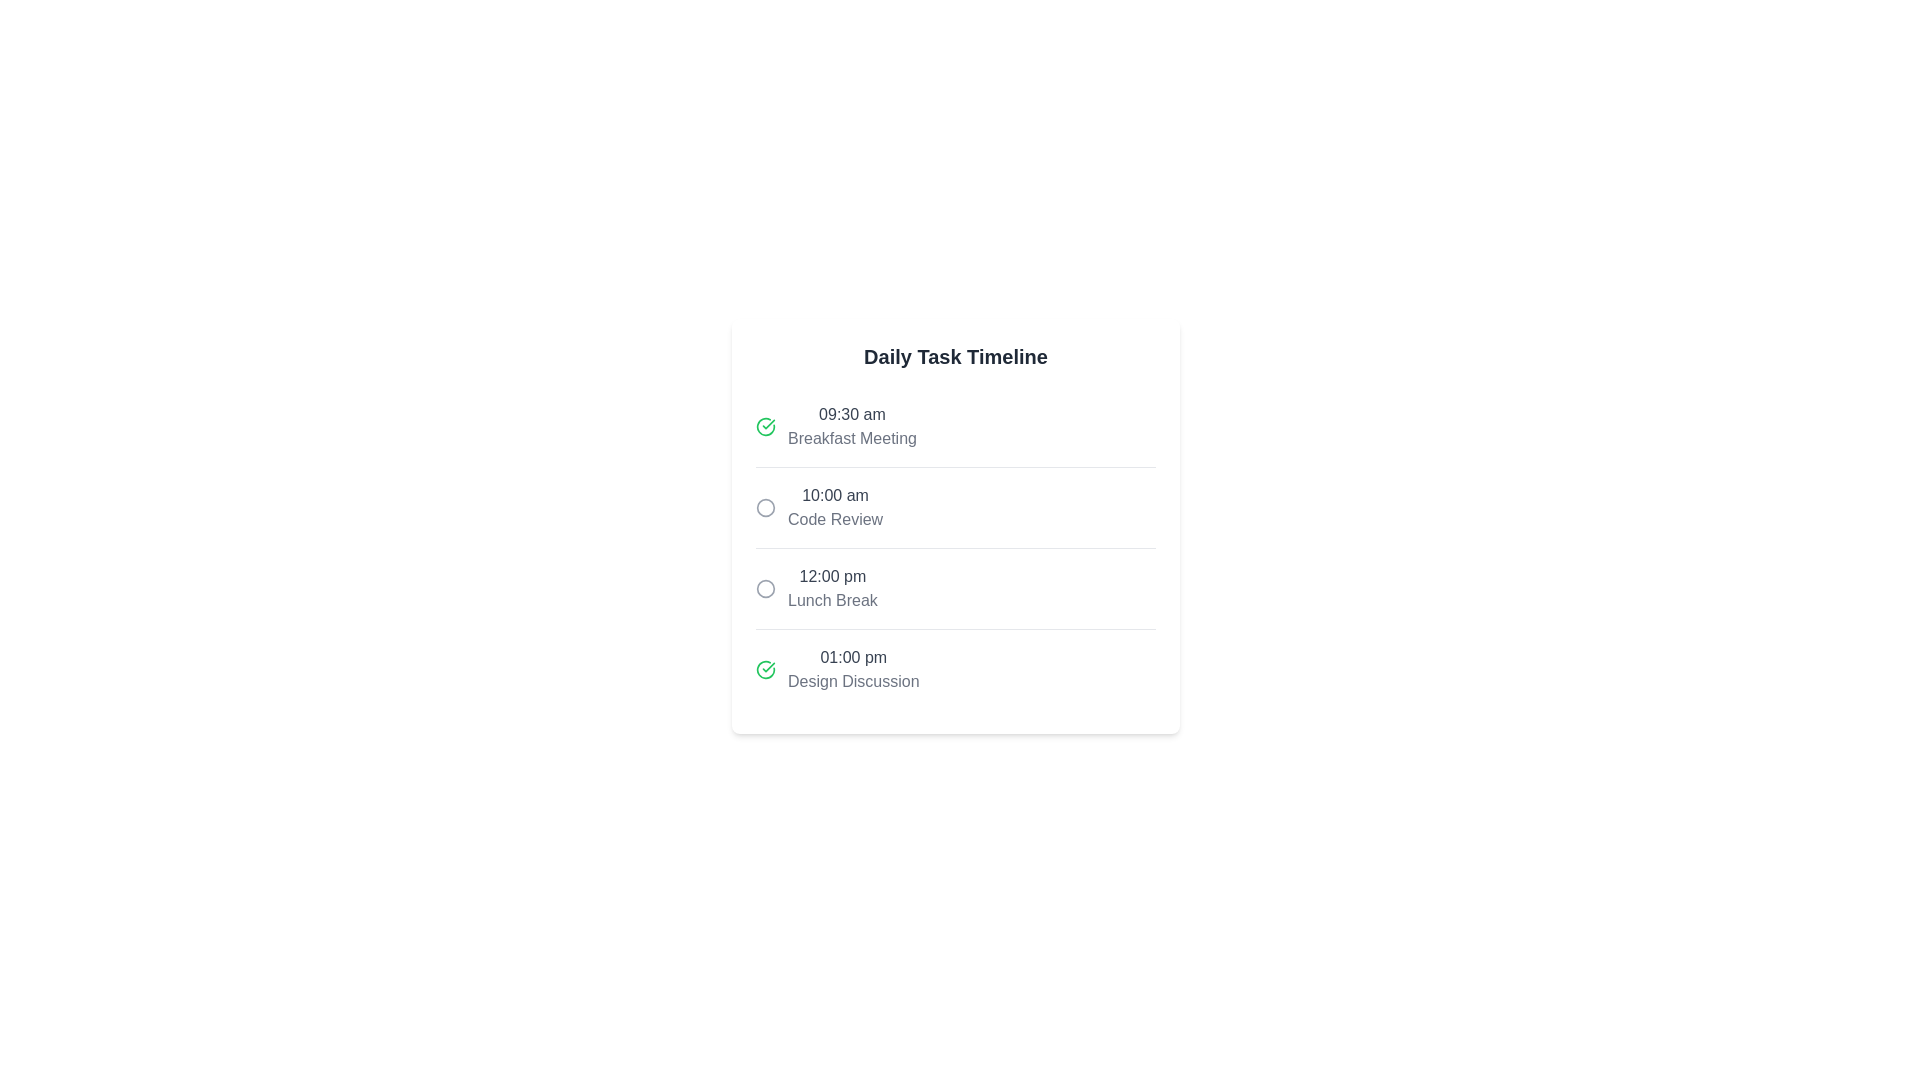 The width and height of the screenshot is (1920, 1080). What do you see at coordinates (852, 438) in the screenshot?
I see `the 'Breakfast Meeting' label, which is styled in light gray and is positioned beneath the '09:30 am' text in a vertical timeline list` at bounding box center [852, 438].